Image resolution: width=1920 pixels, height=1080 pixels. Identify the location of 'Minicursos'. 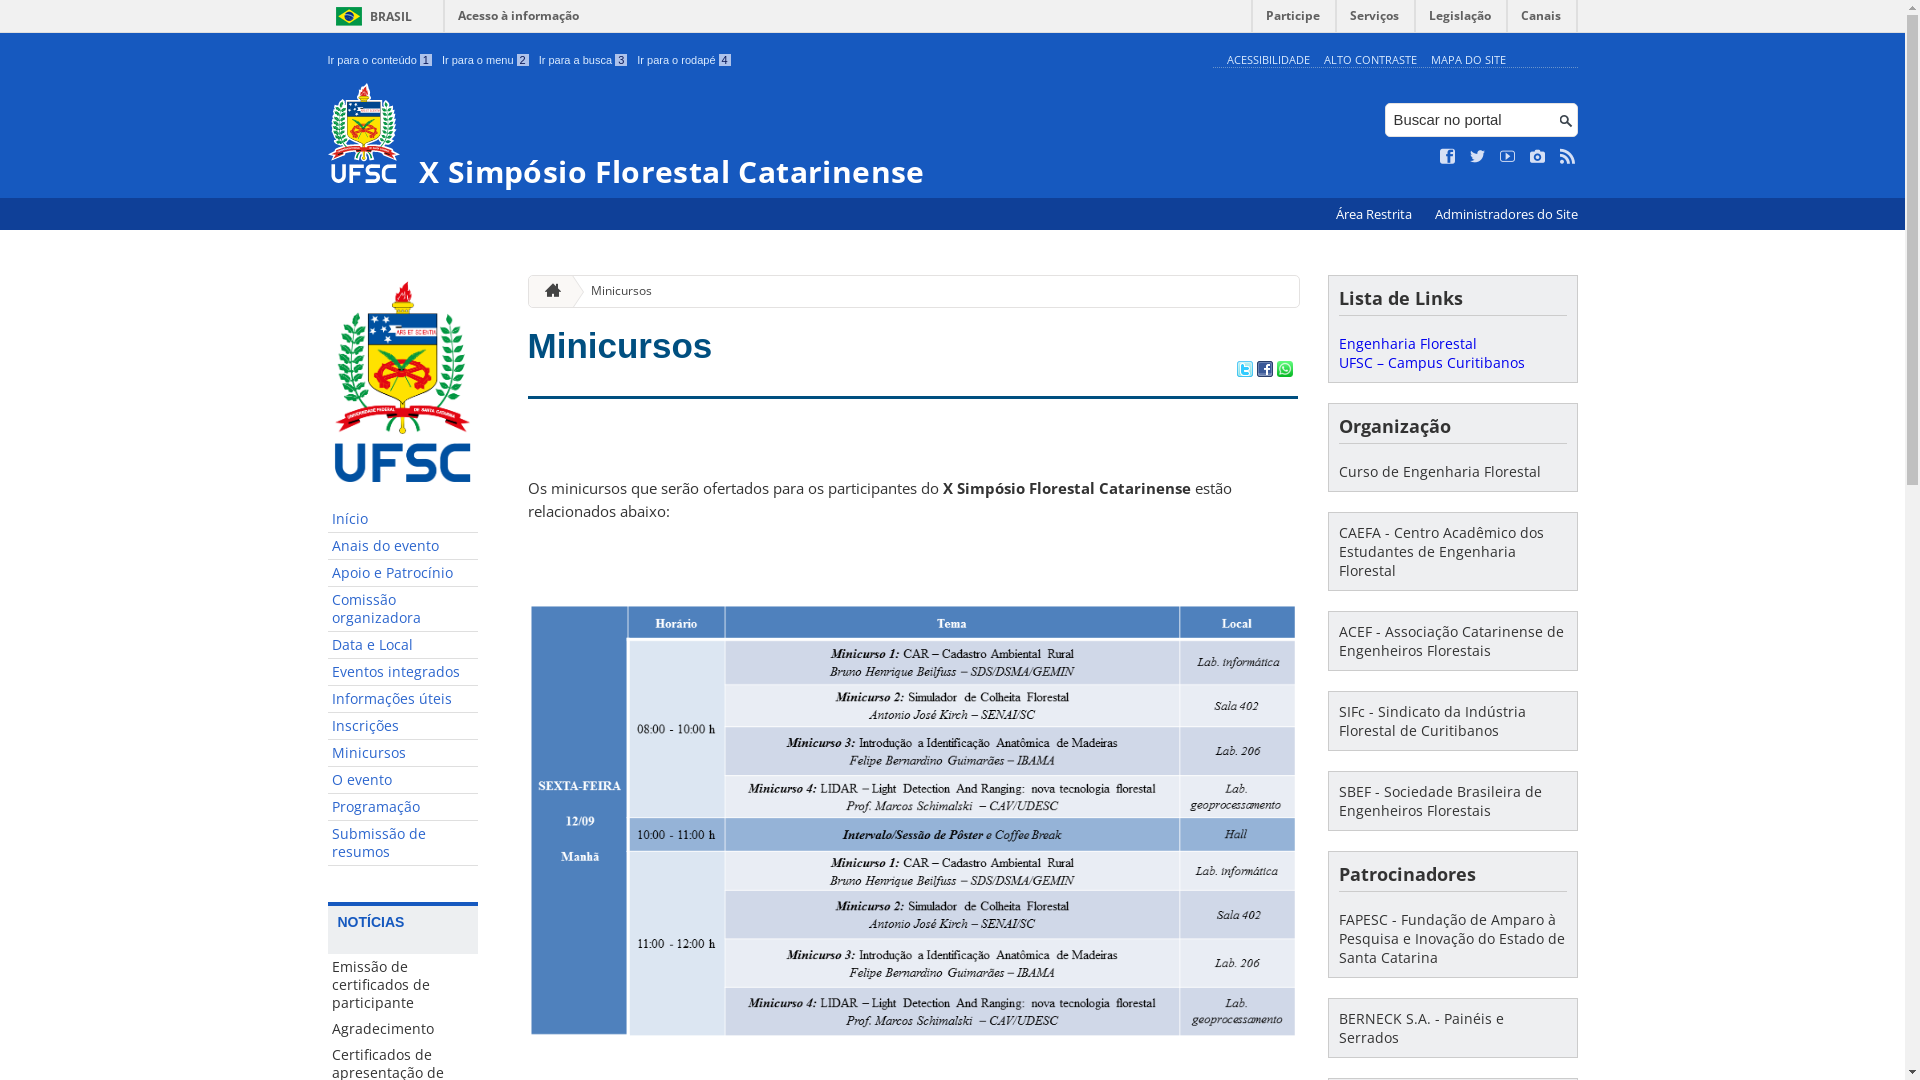
(402, 753).